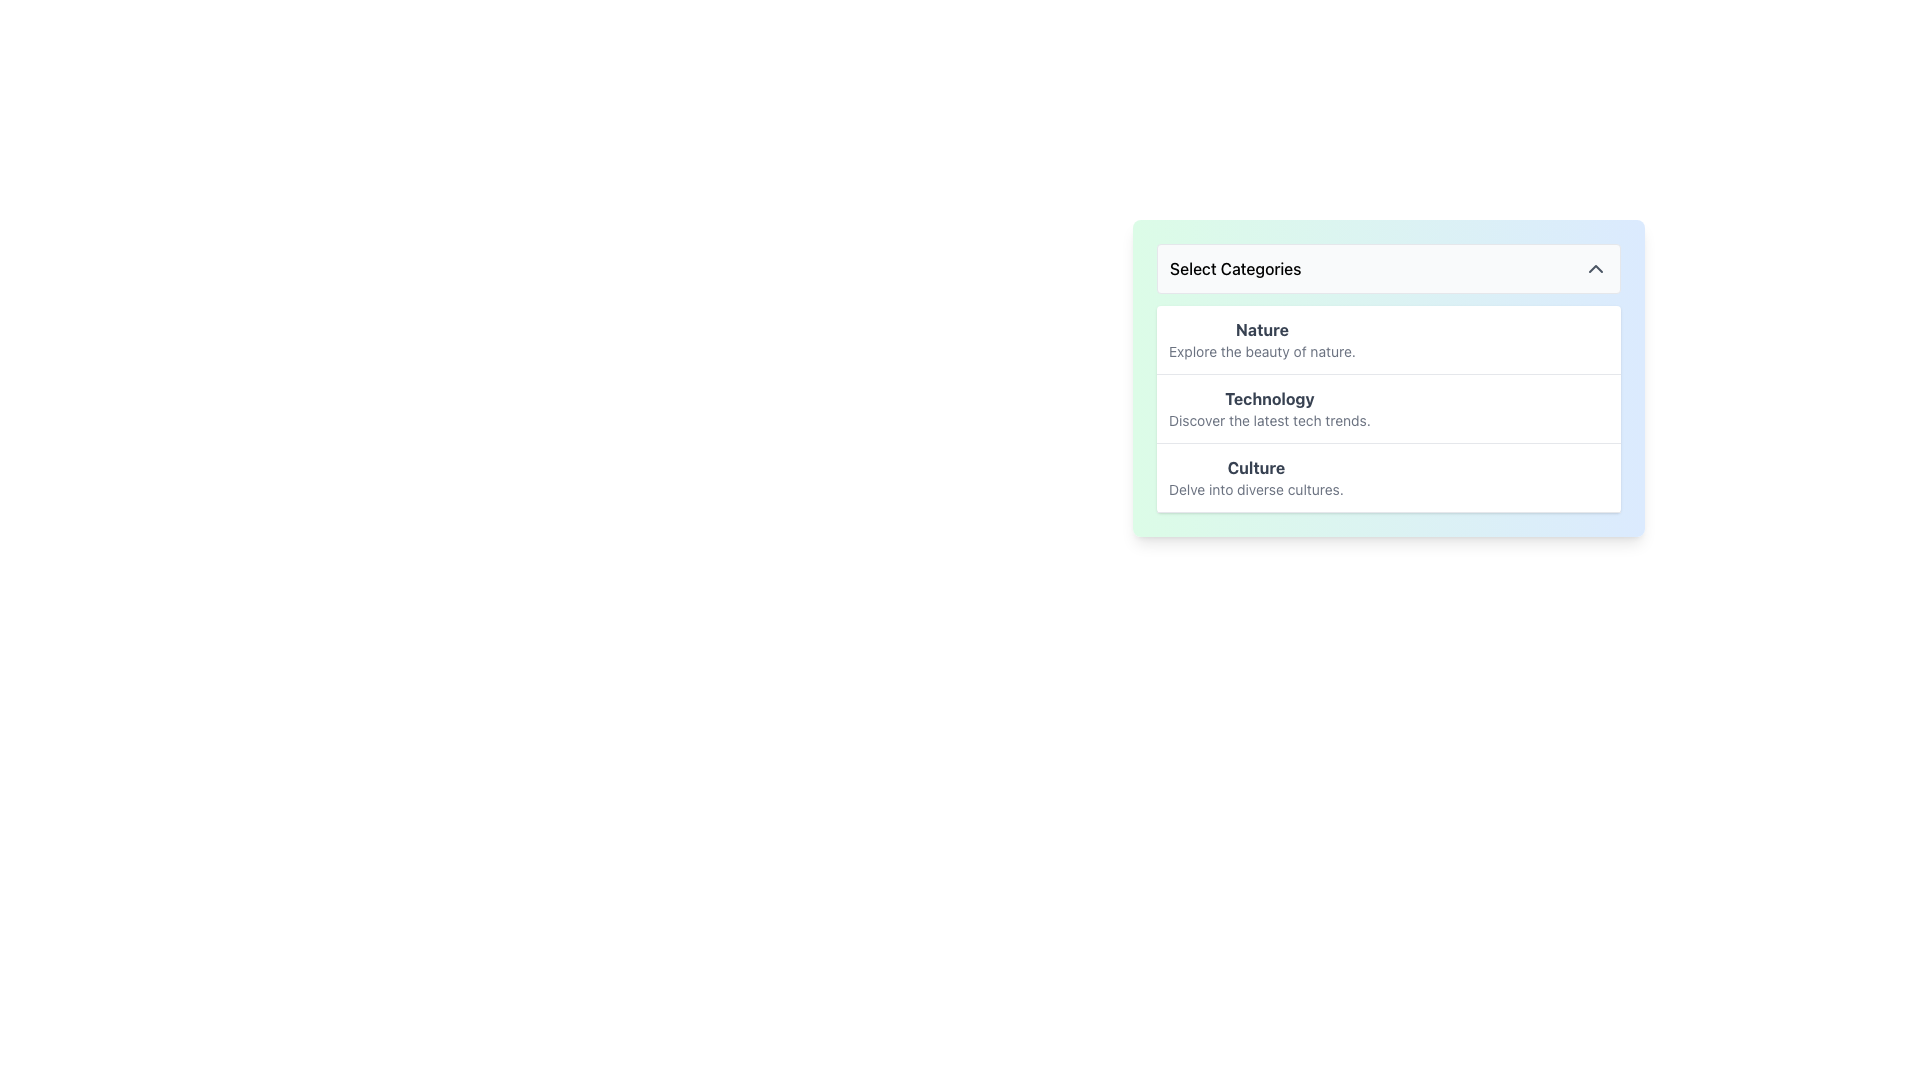 The width and height of the screenshot is (1920, 1080). Describe the element at coordinates (1268, 407) in the screenshot. I see `the 'Technology' category selection text block in the list of categories` at that location.